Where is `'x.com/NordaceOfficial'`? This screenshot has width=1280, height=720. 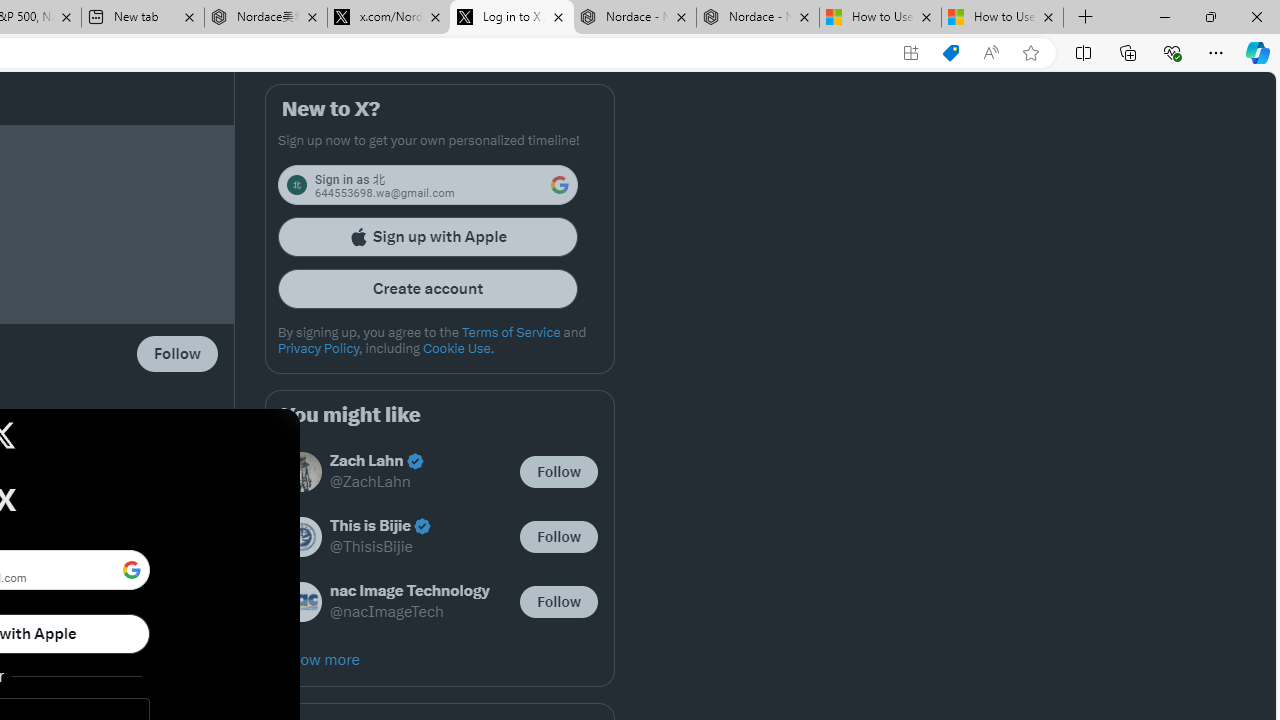 'x.com/NordaceOfficial' is located at coordinates (389, 17).